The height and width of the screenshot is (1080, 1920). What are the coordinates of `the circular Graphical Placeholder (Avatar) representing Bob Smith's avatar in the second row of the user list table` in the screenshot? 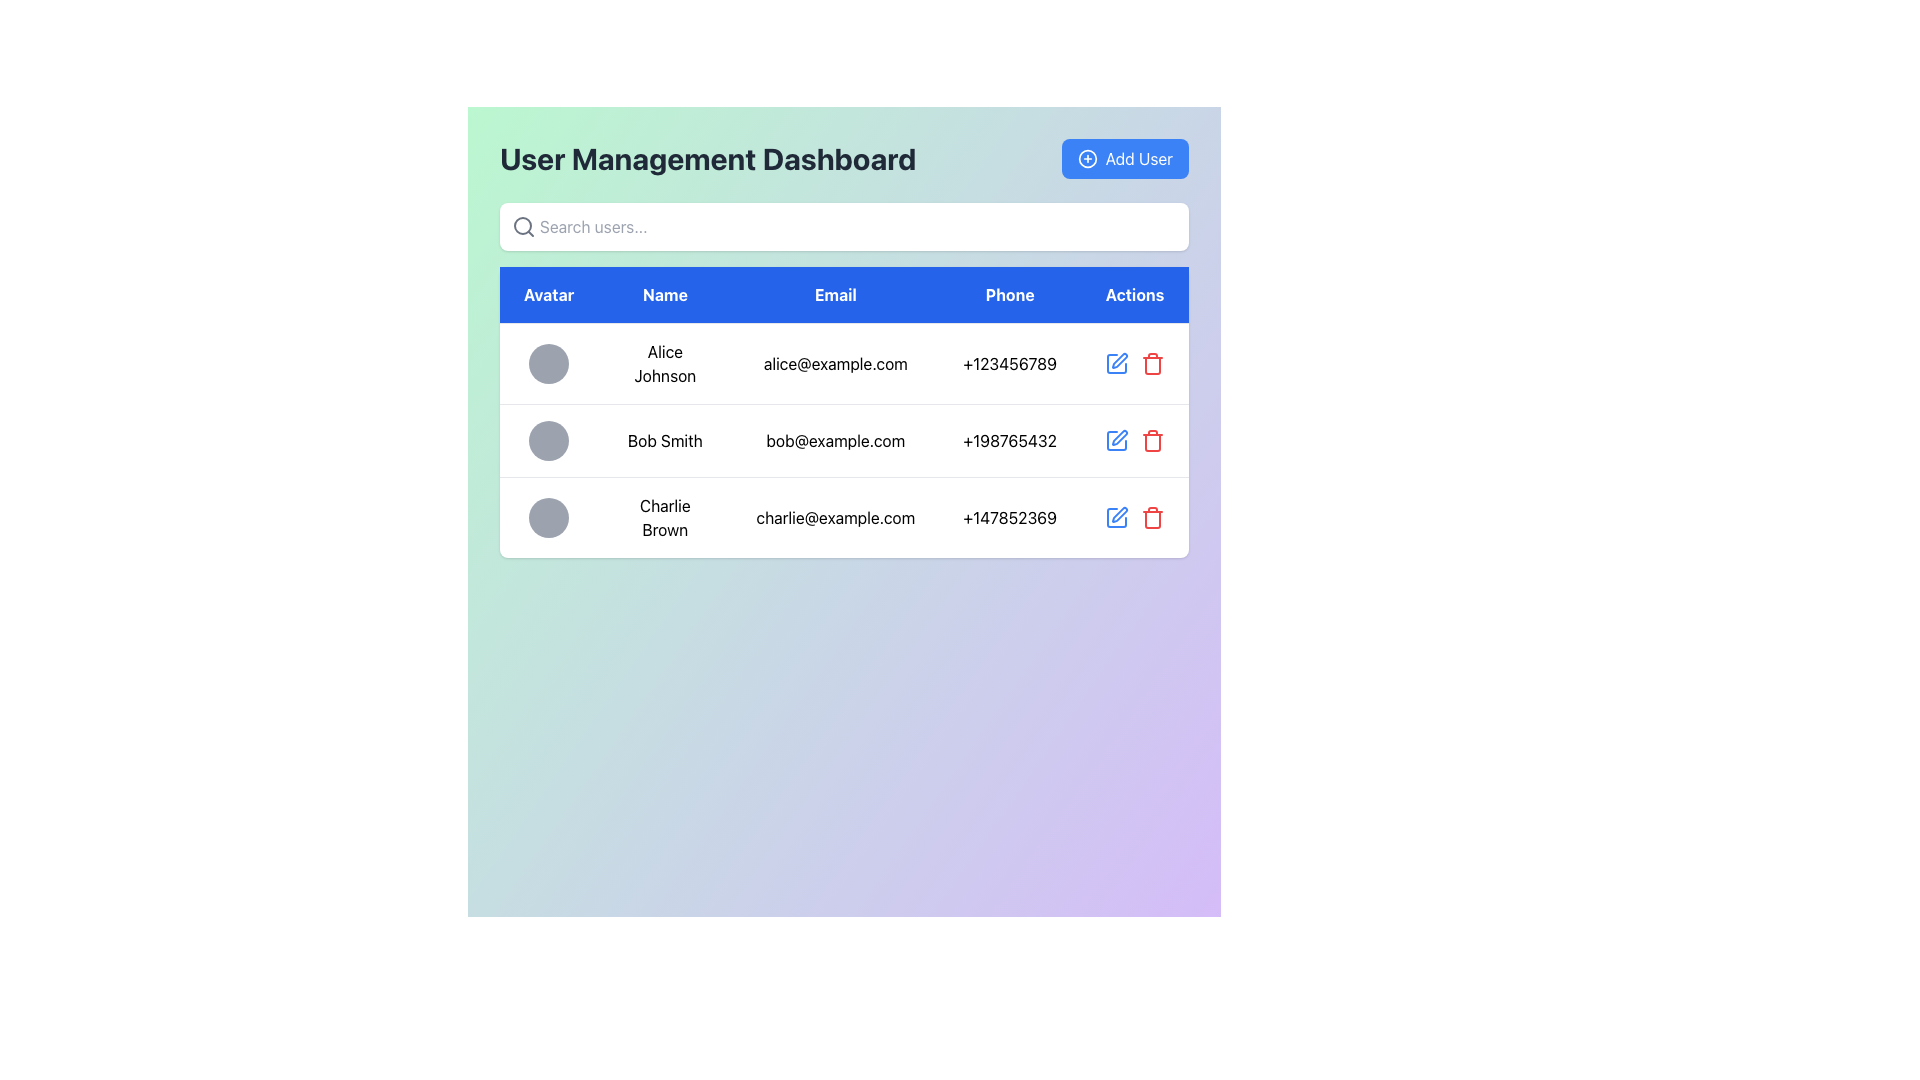 It's located at (549, 439).